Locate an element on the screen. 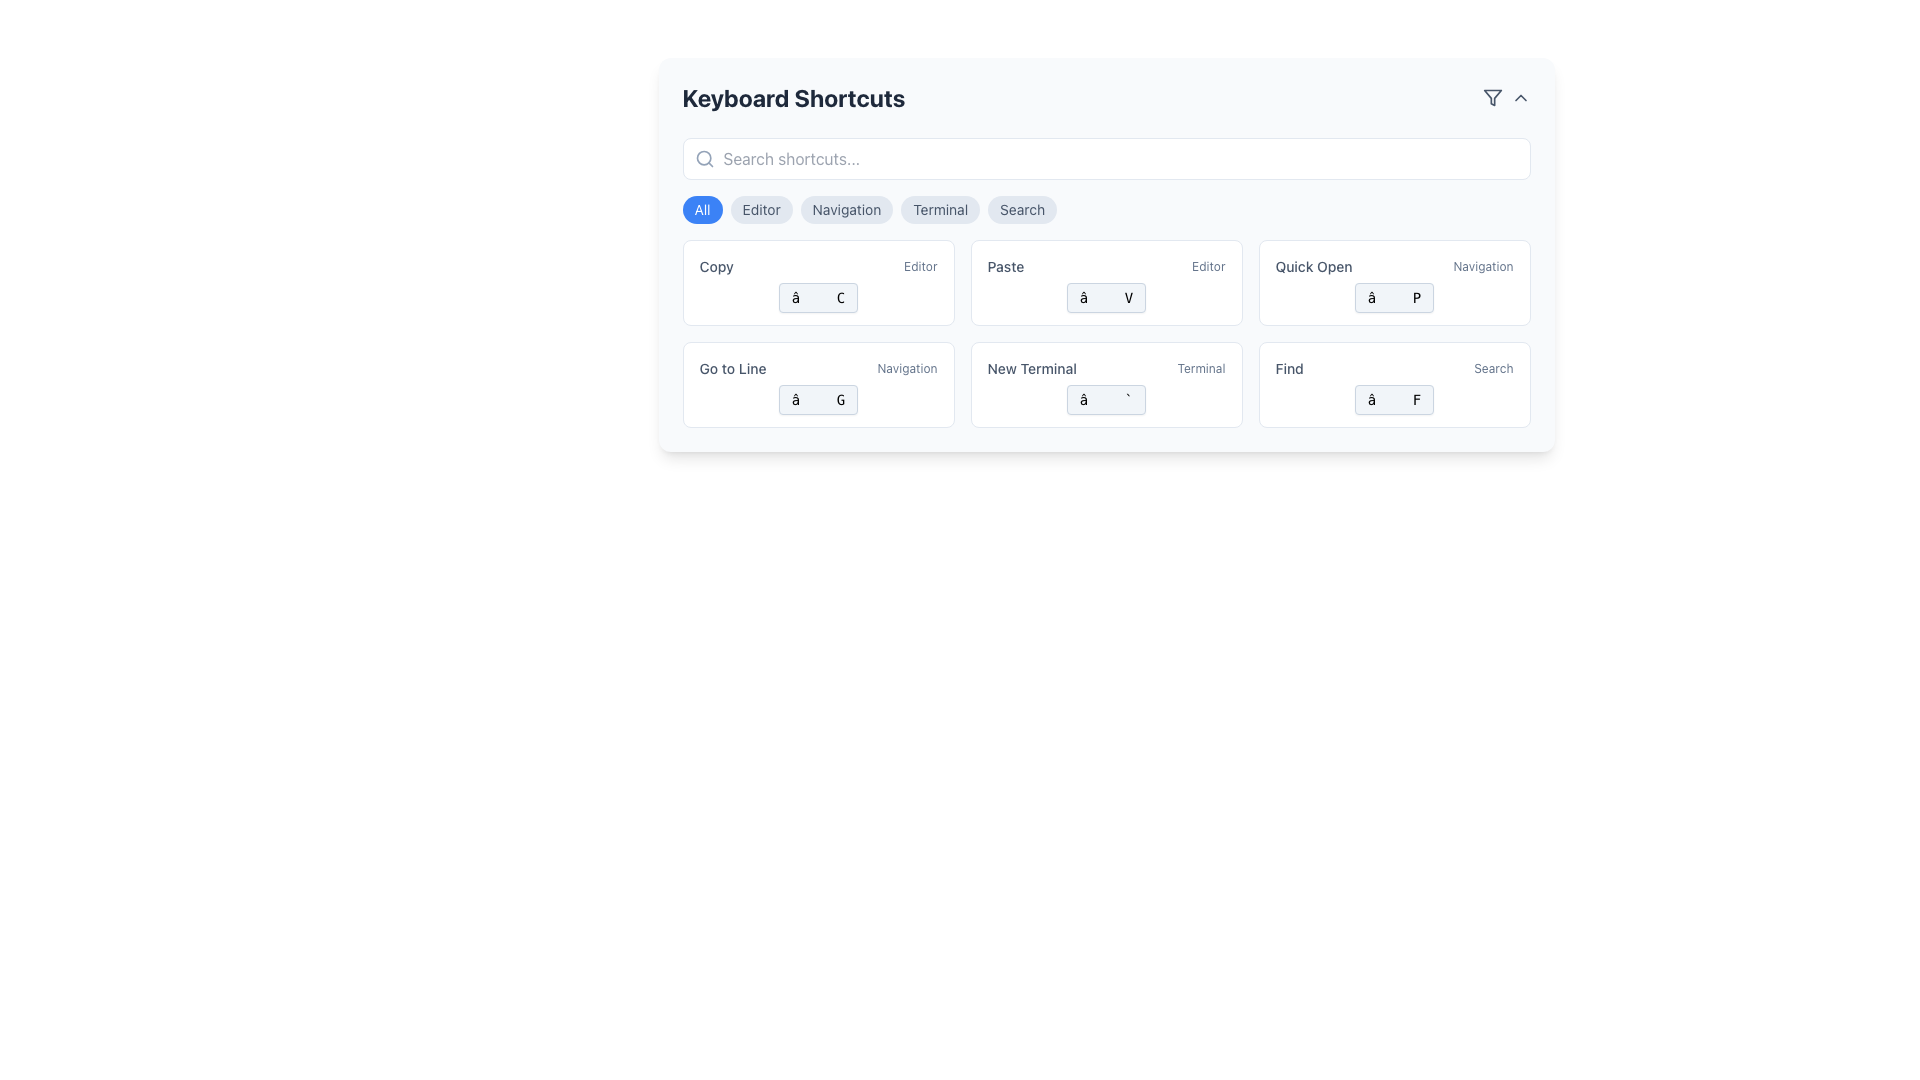 This screenshot has height=1080, width=1920. the static text label element displaying 'Find', which is styled in a small font size and slate-gray color, located in the lower-right quadrant of the layout is located at coordinates (1289, 369).